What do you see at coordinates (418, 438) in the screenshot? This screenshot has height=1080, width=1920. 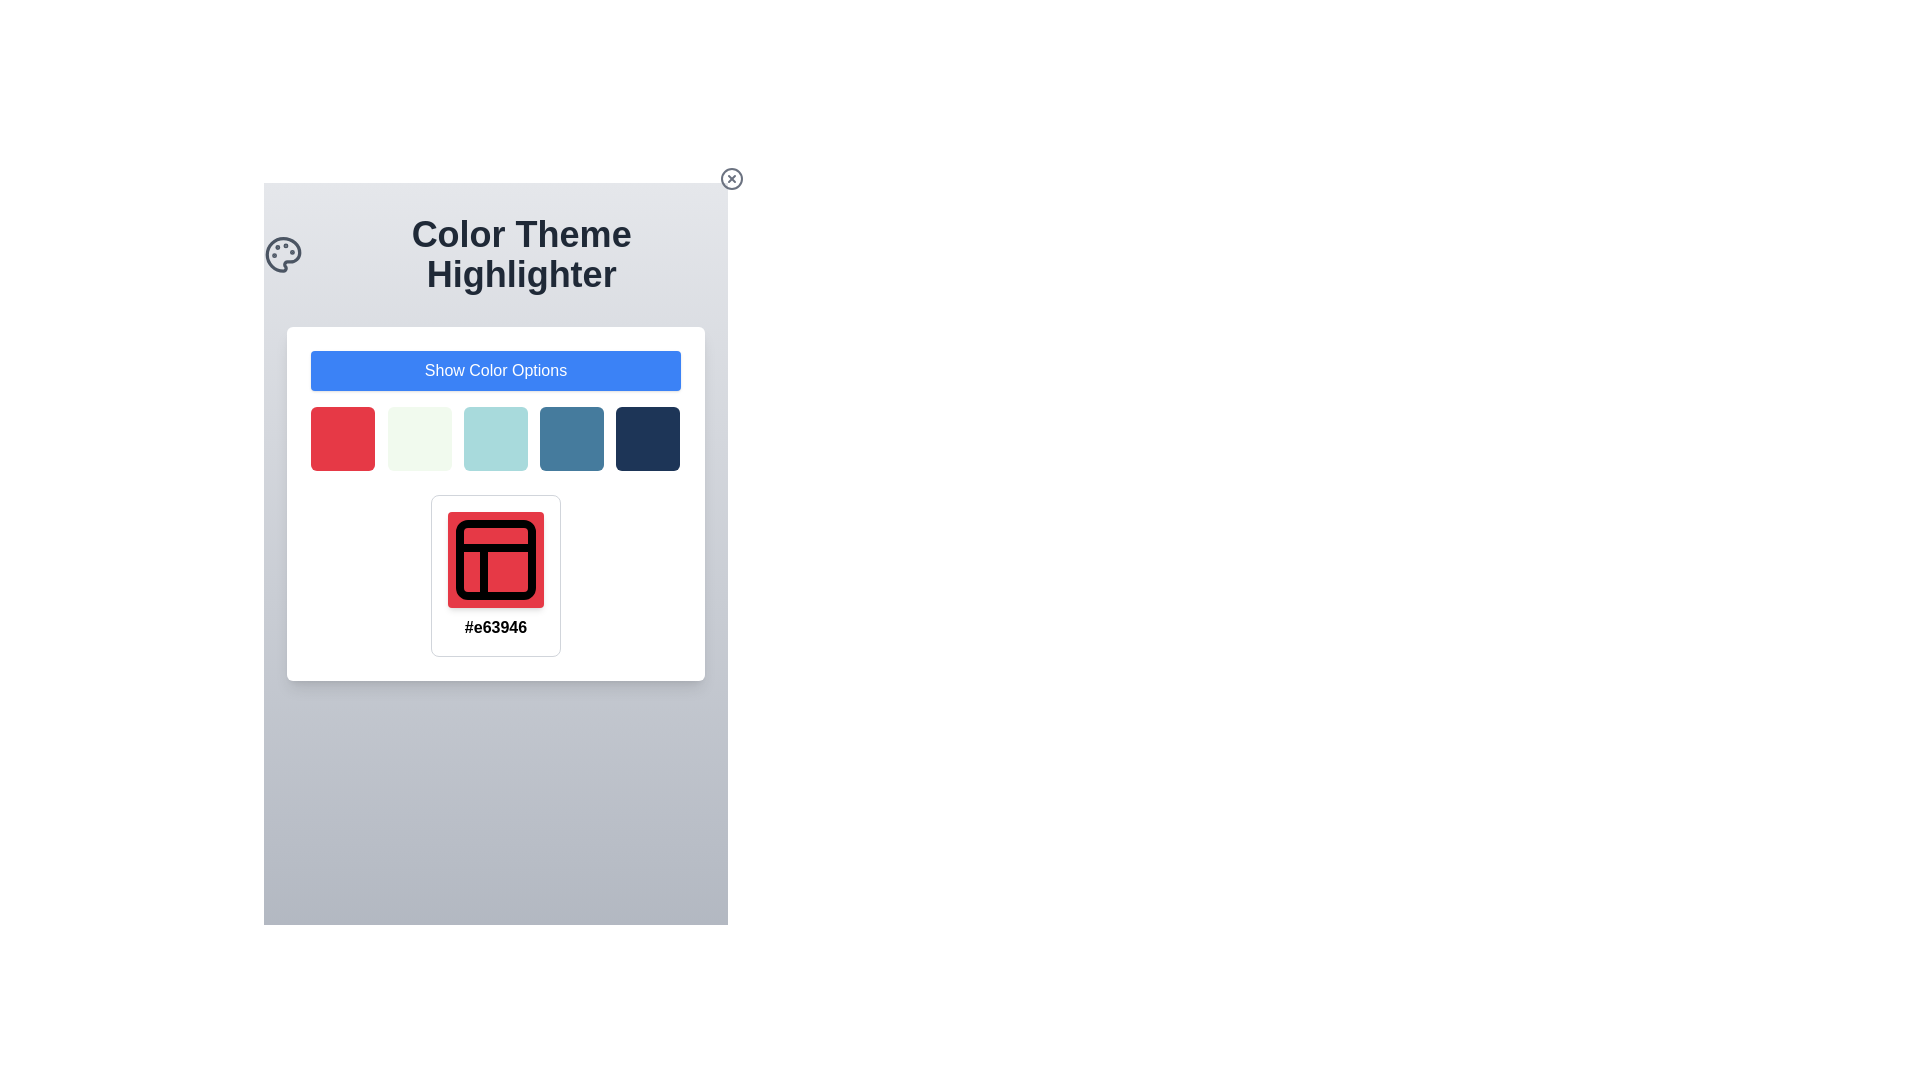 I see `the interactive rectangular tile, which is the second tile from the left in a row of five tiles` at bounding box center [418, 438].